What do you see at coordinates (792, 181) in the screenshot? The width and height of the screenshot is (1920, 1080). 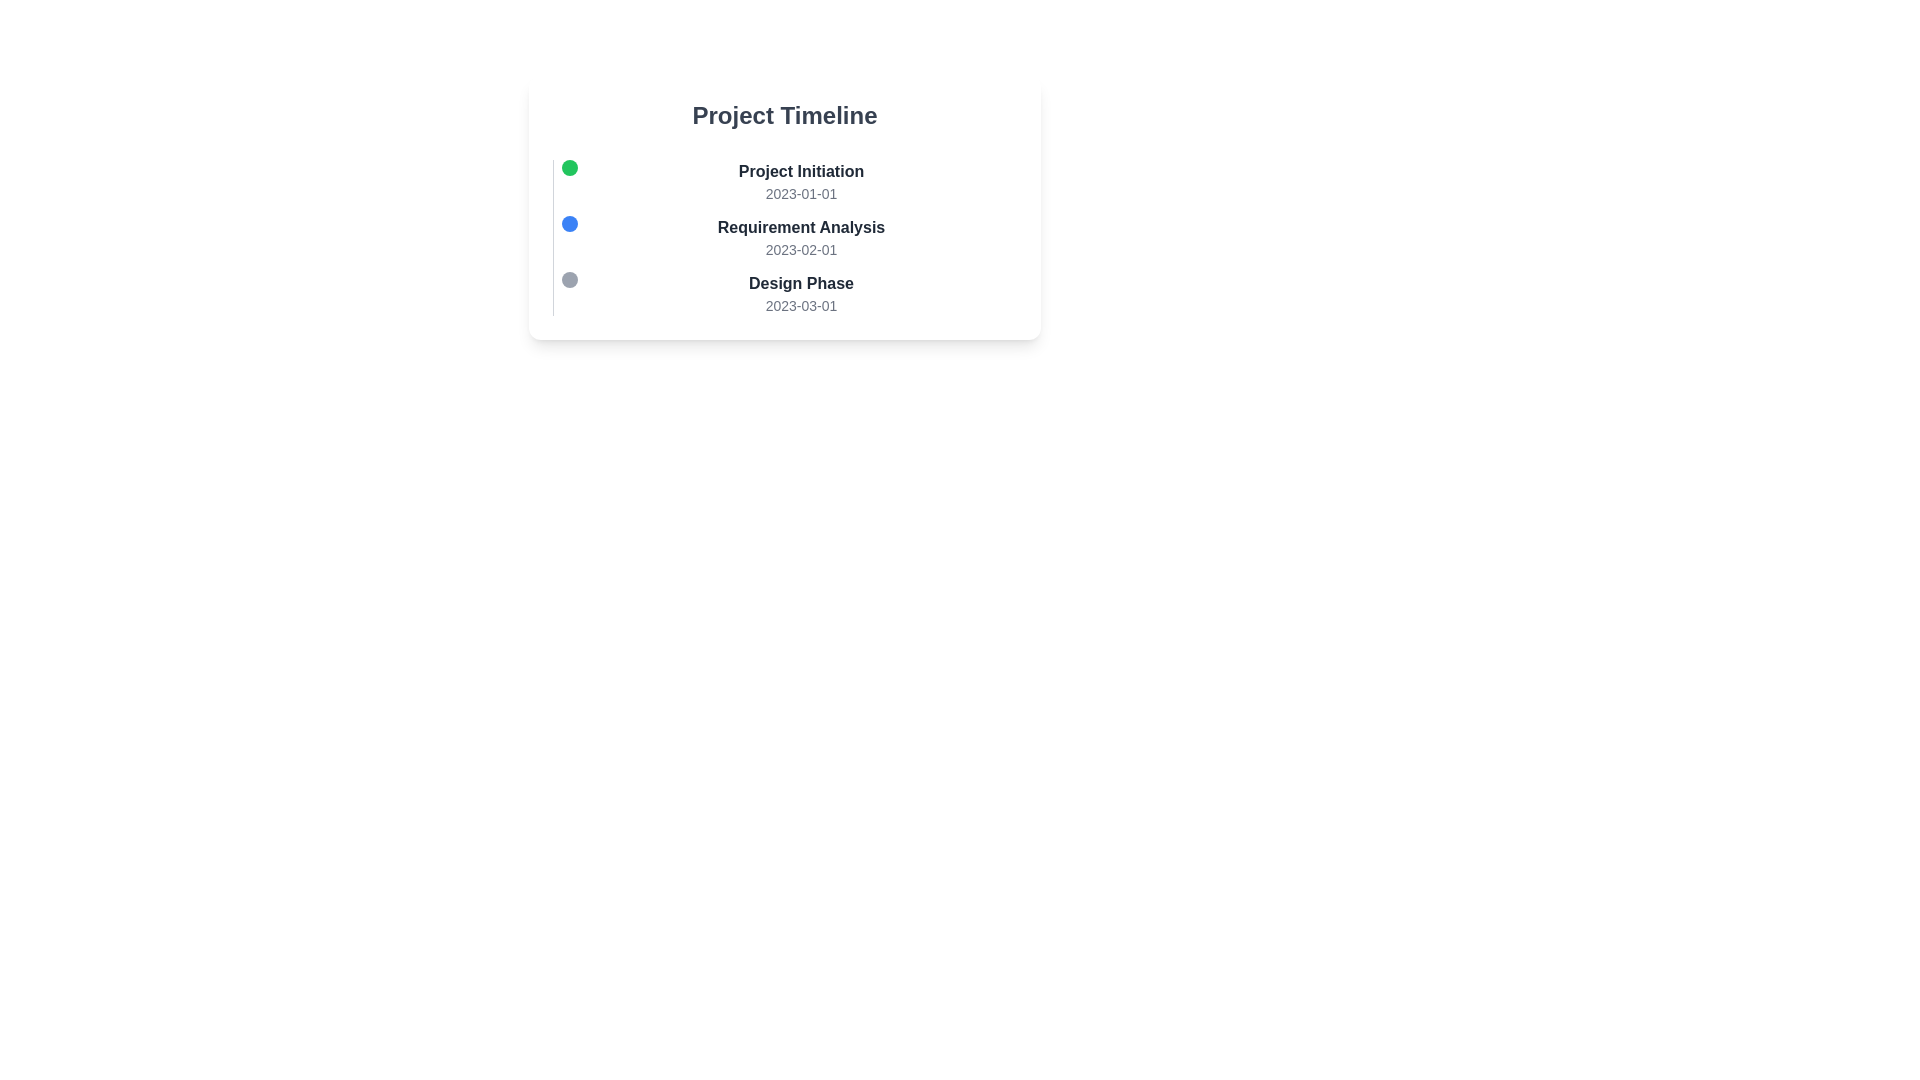 I see `displayed information from the first Timeline Entry titled 'Project Initiation' with the date '2023-01-01', which is located at the top of the Project Timeline list` at bounding box center [792, 181].